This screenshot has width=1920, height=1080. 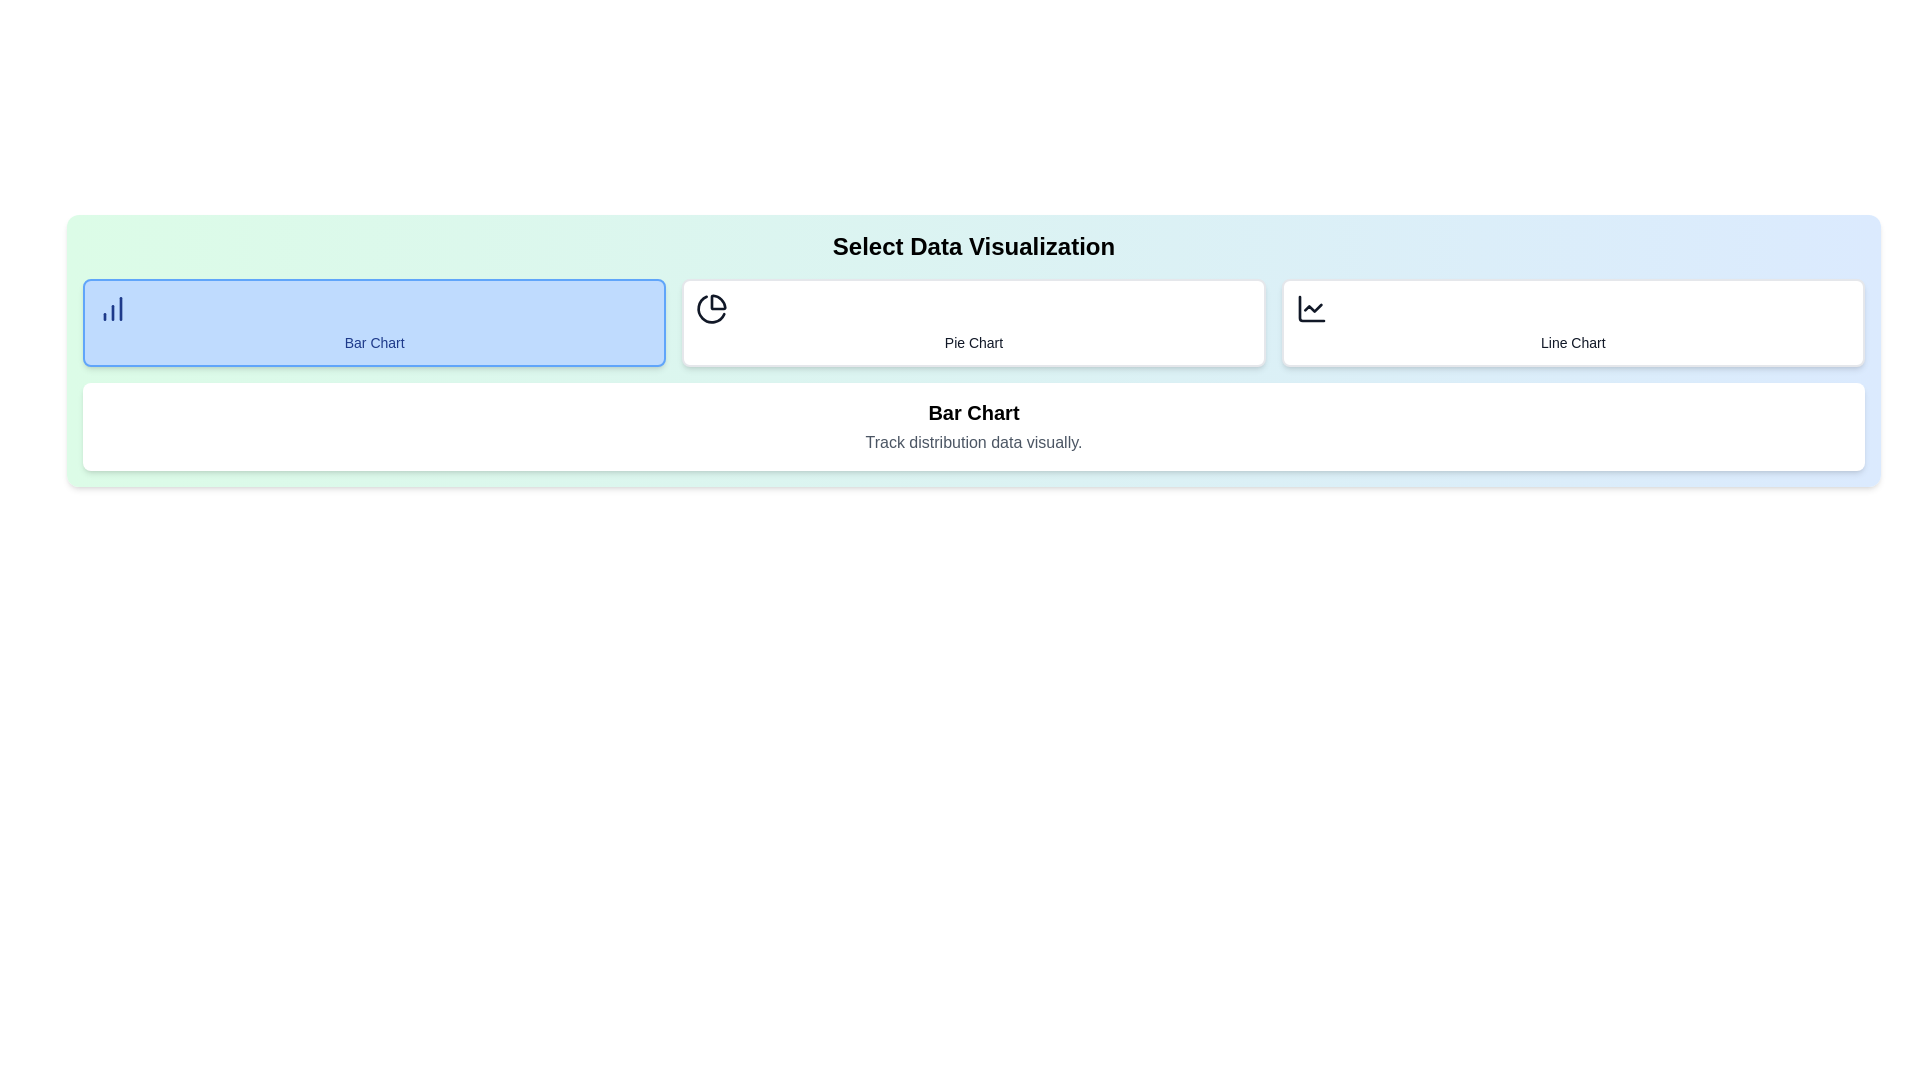 What do you see at coordinates (1311, 308) in the screenshot?
I see `the Line Chart icon located in the data visualization selector interface, positioned at the top left above the text 'Line Chart'` at bounding box center [1311, 308].